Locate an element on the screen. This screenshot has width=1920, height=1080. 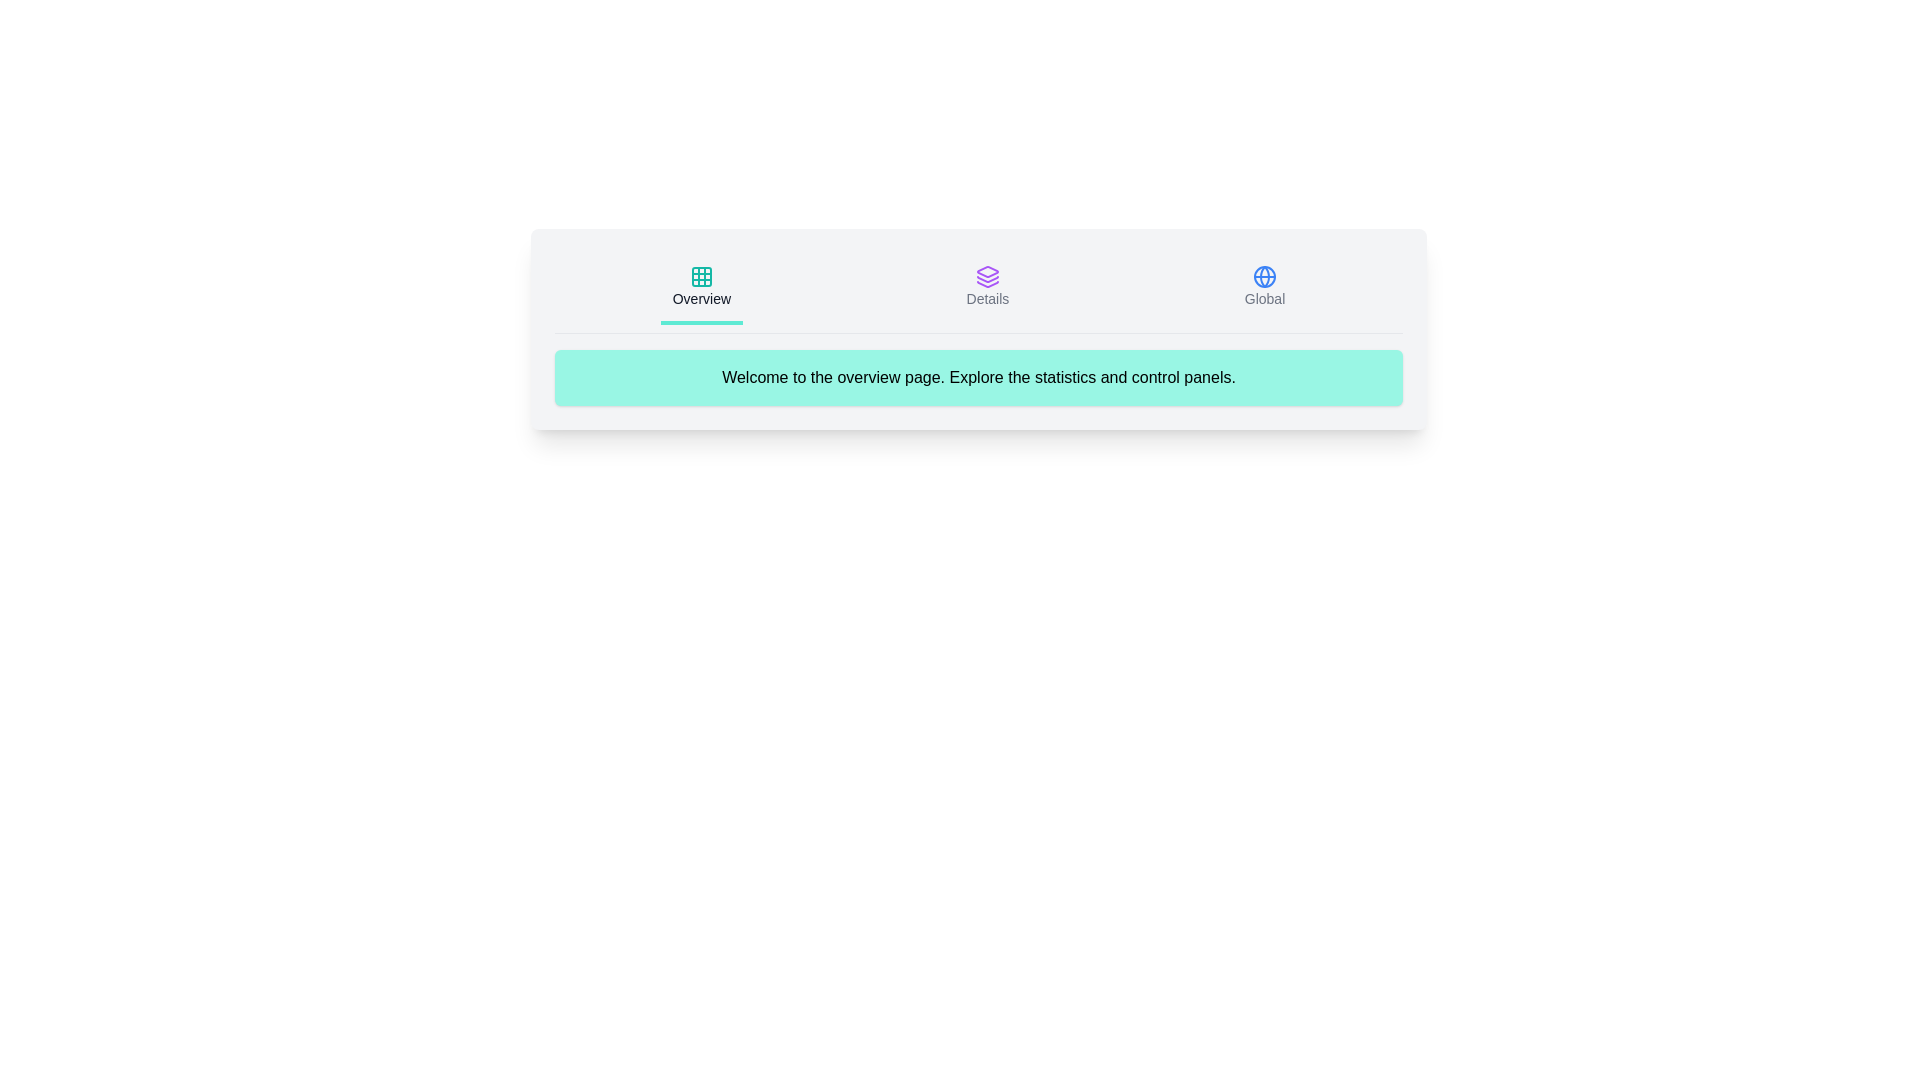
the icon corresponding to Overview is located at coordinates (701, 289).